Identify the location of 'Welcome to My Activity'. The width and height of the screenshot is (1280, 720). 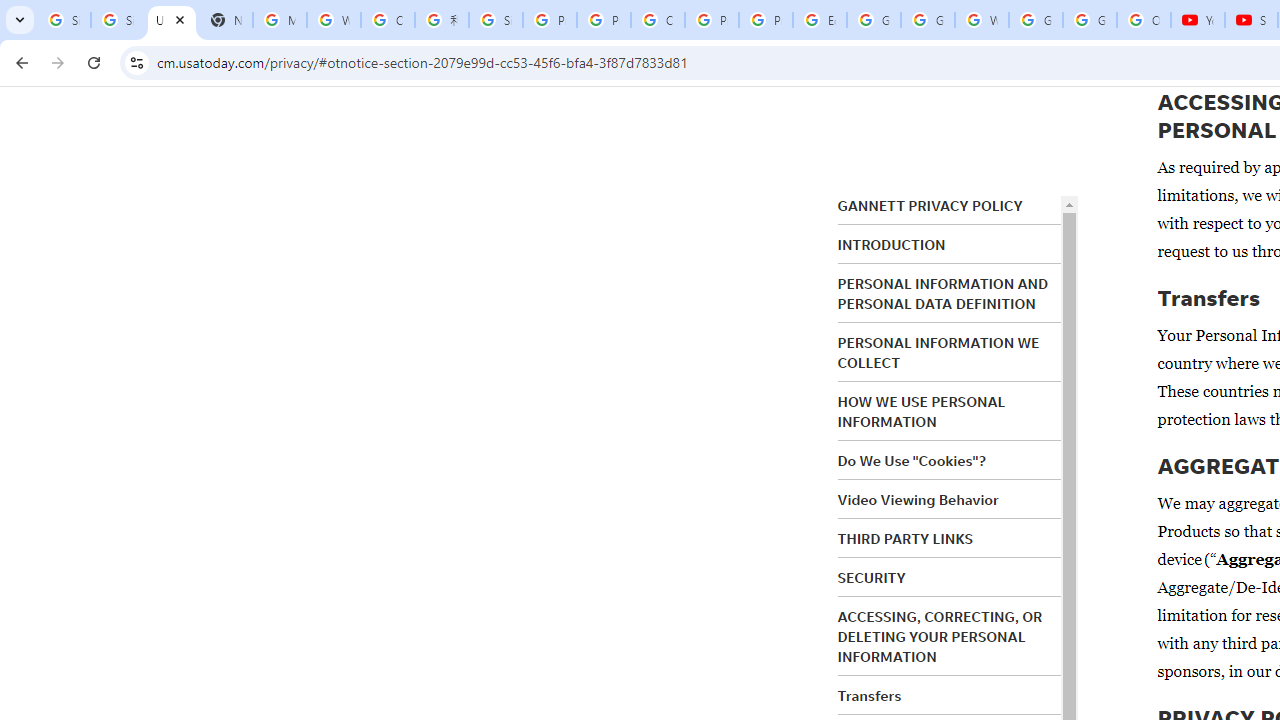
(981, 20).